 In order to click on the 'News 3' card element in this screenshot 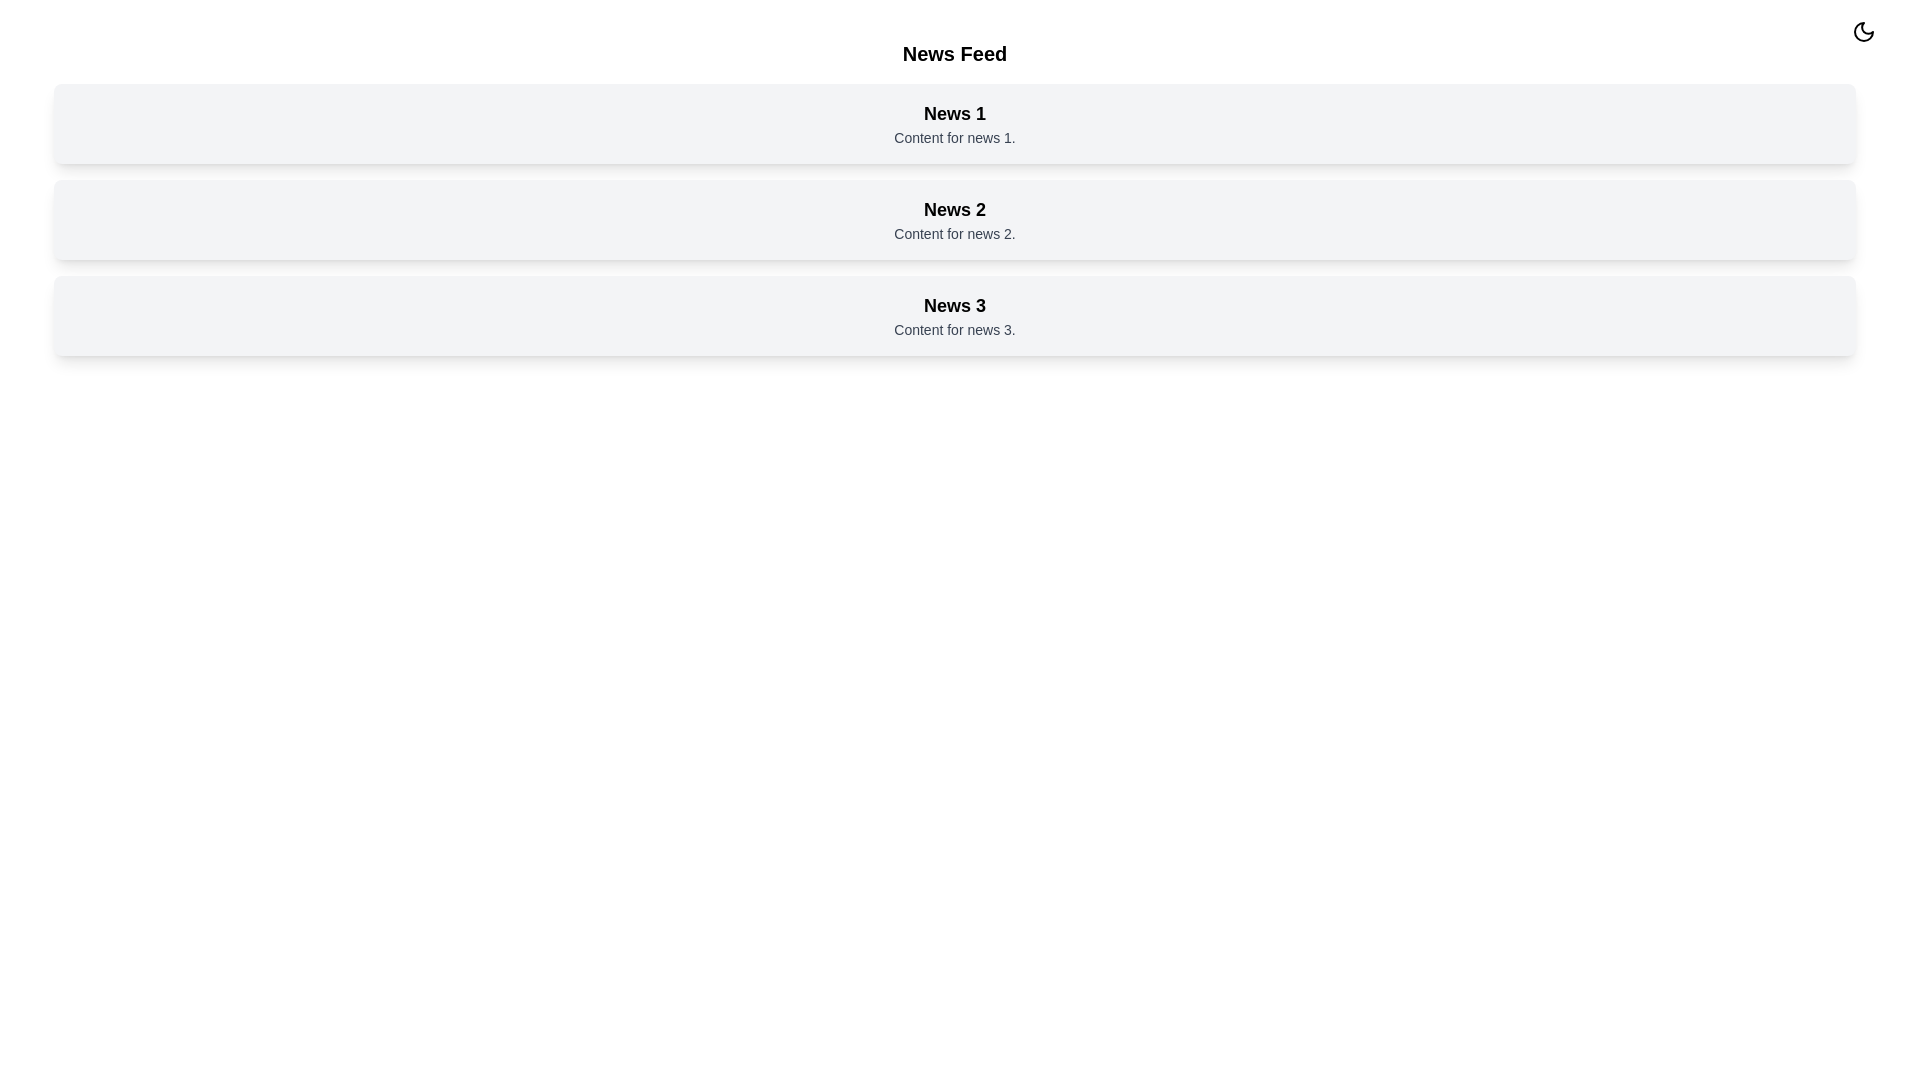, I will do `click(954, 315)`.